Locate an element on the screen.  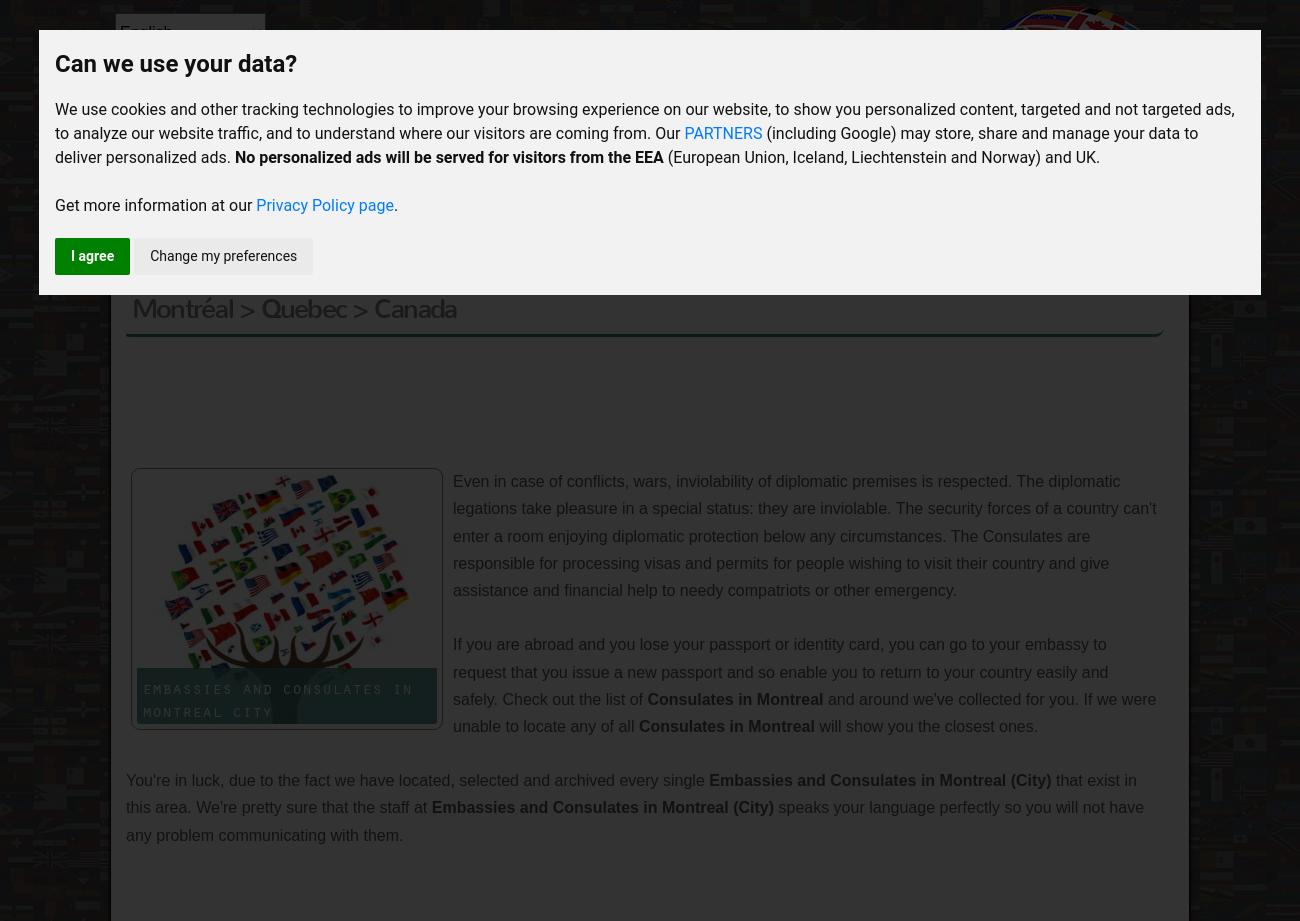
'Privacy Policy page' is located at coordinates (324, 204).